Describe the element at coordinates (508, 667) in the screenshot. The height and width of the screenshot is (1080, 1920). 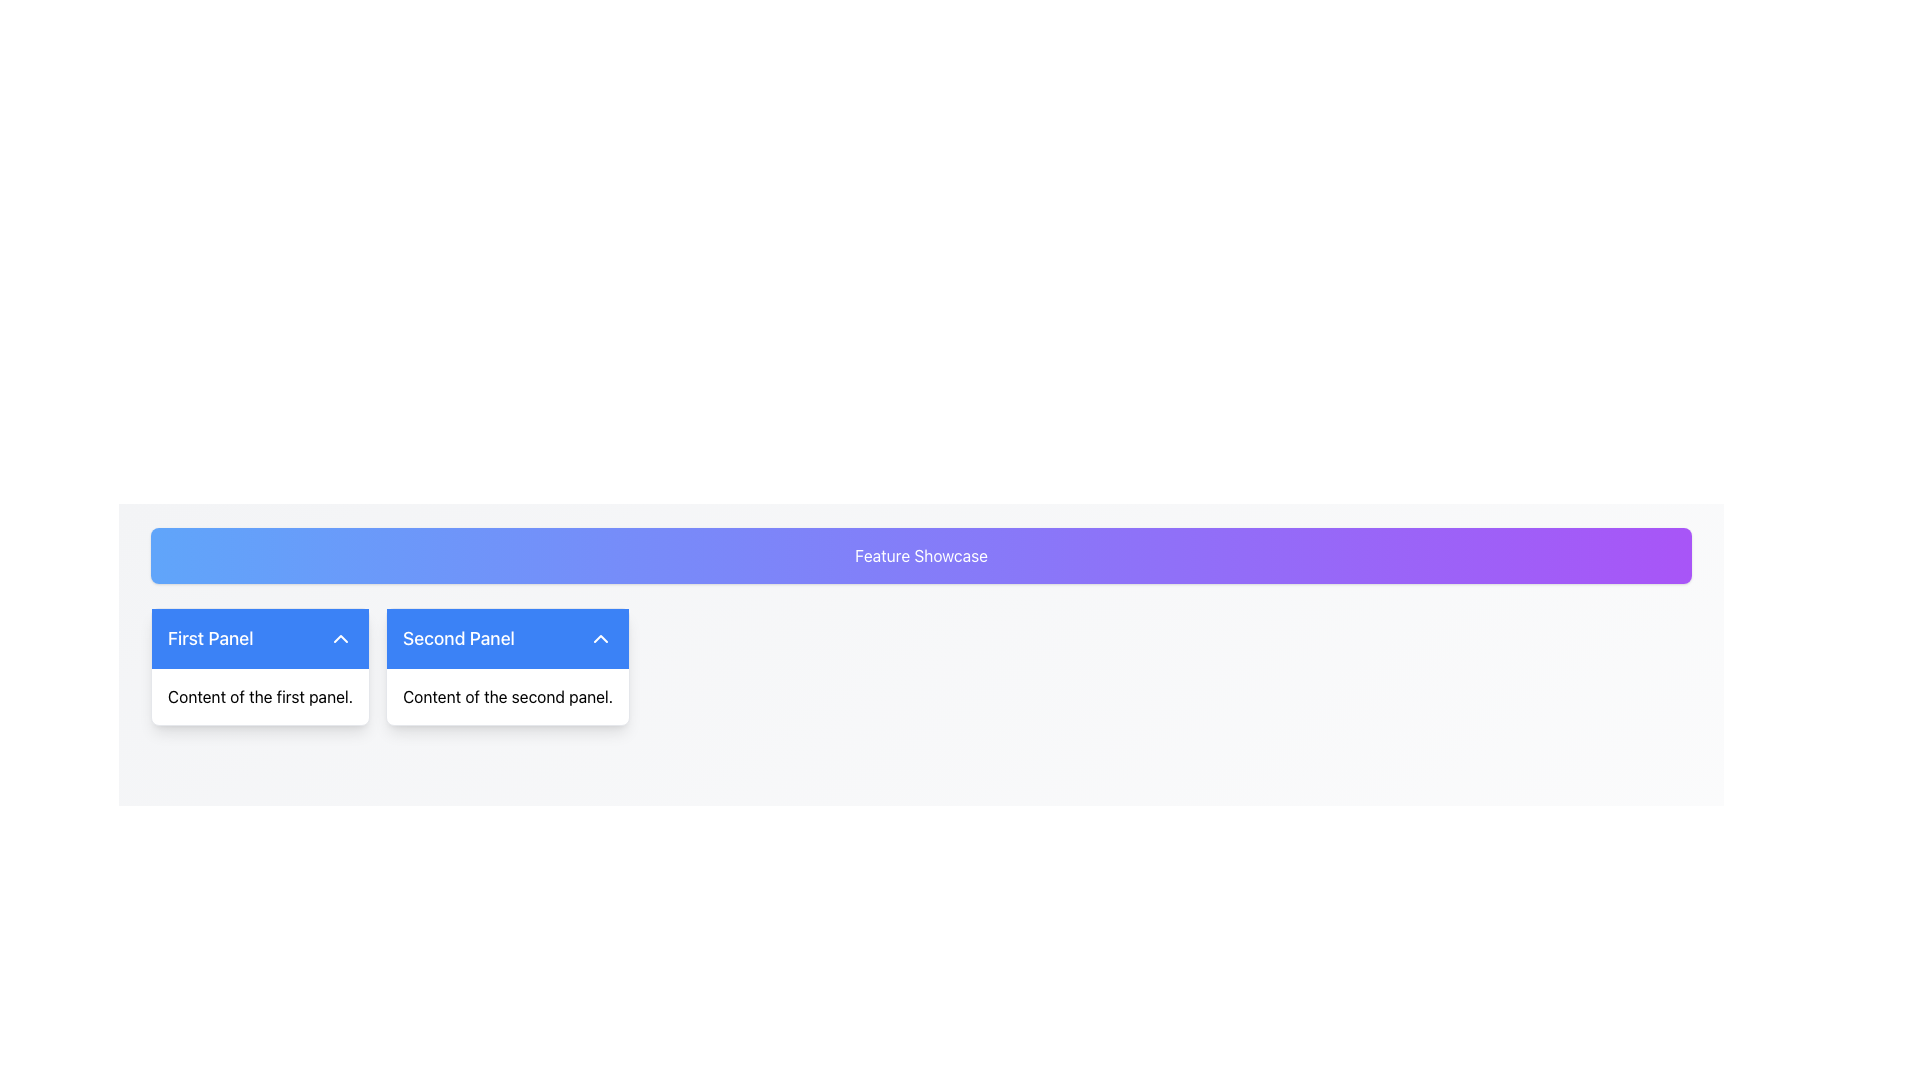
I see `the header of the 'Second Panel' Collapsible Panel, which is styled with a blue background and contains the text 'Second Panel' in white` at that location.